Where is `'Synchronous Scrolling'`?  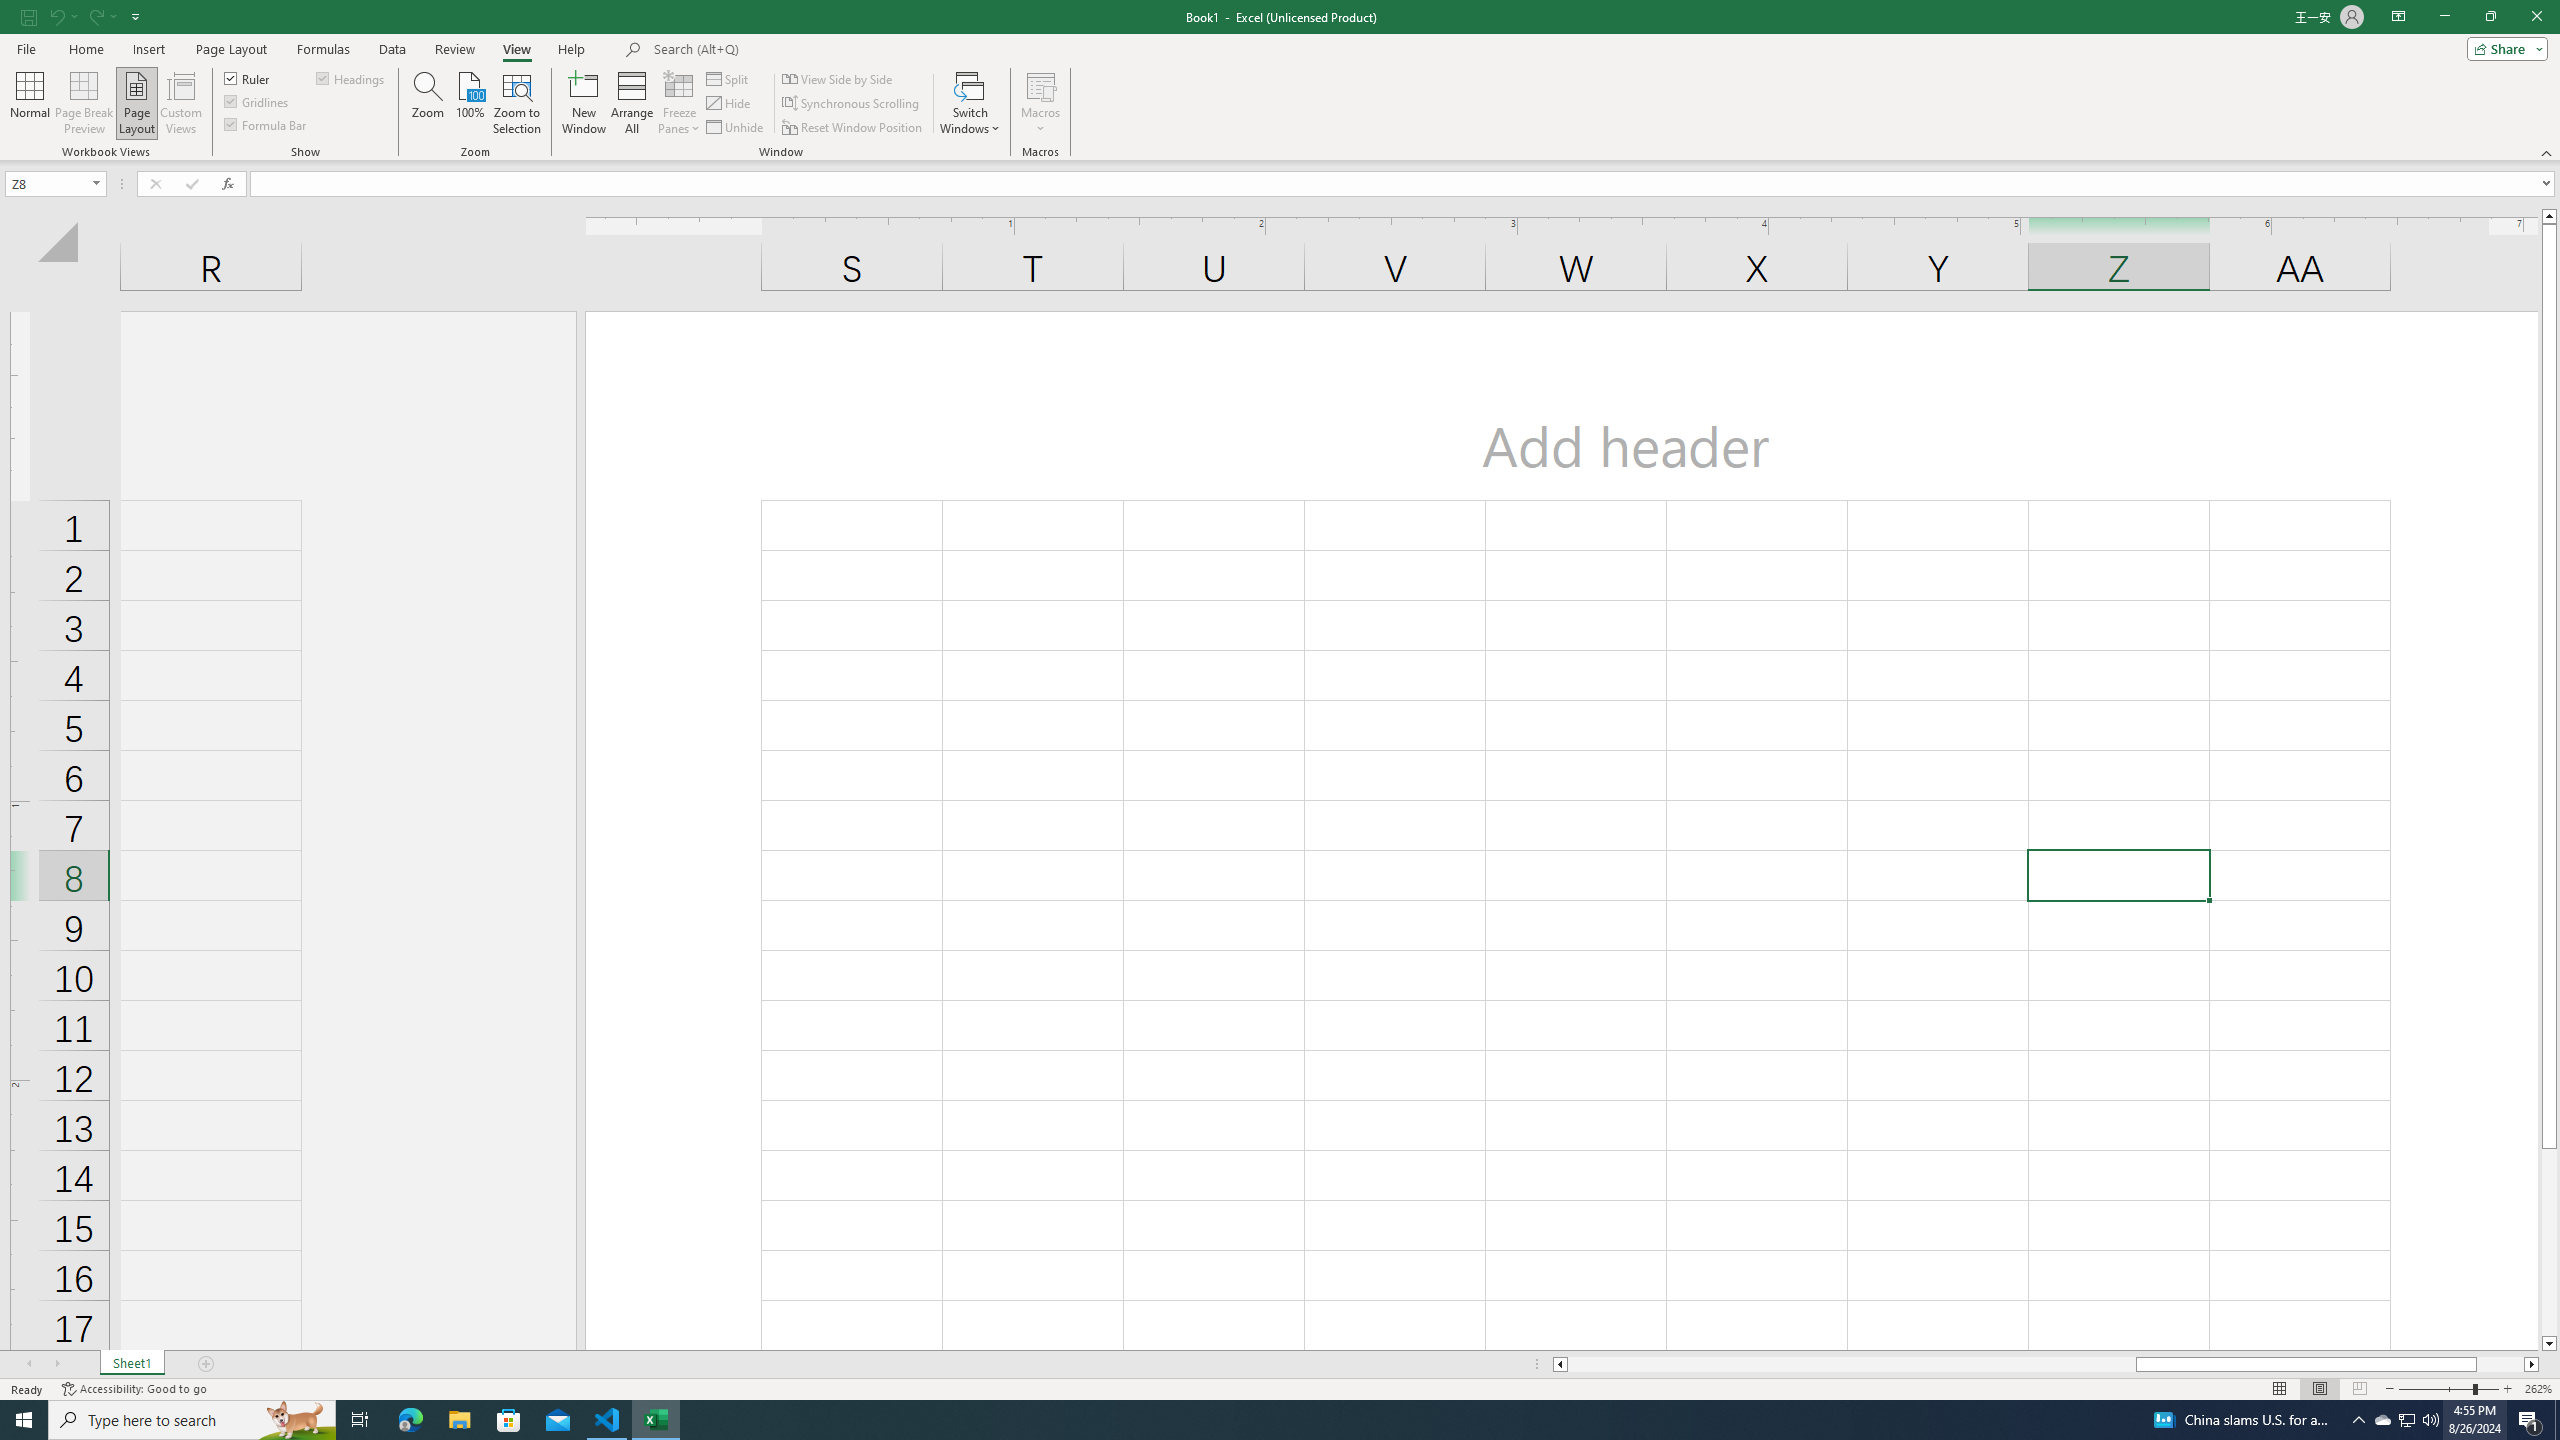 'Synchronous Scrolling' is located at coordinates (851, 103).